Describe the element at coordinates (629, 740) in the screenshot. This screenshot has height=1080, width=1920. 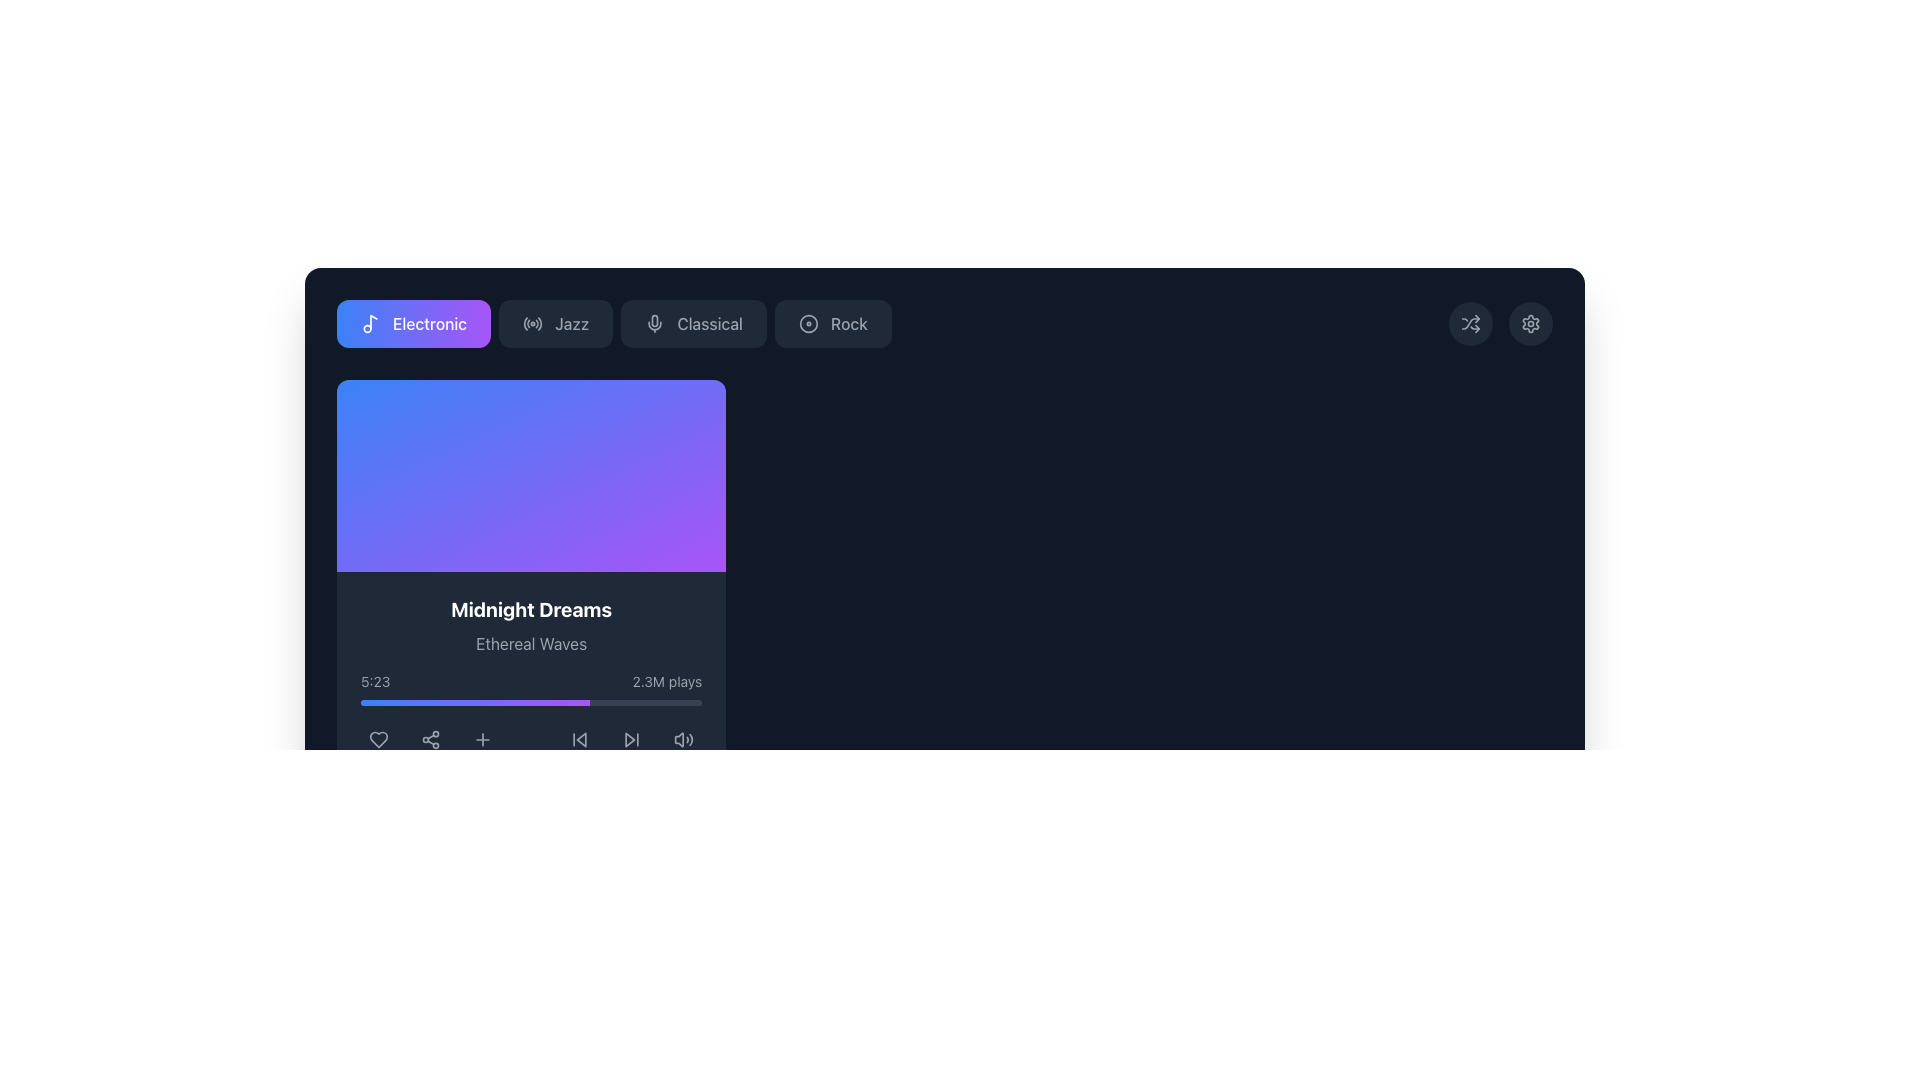
I see `the skip-forward button, which is an arrow-shaped geometric figure located` at that location.